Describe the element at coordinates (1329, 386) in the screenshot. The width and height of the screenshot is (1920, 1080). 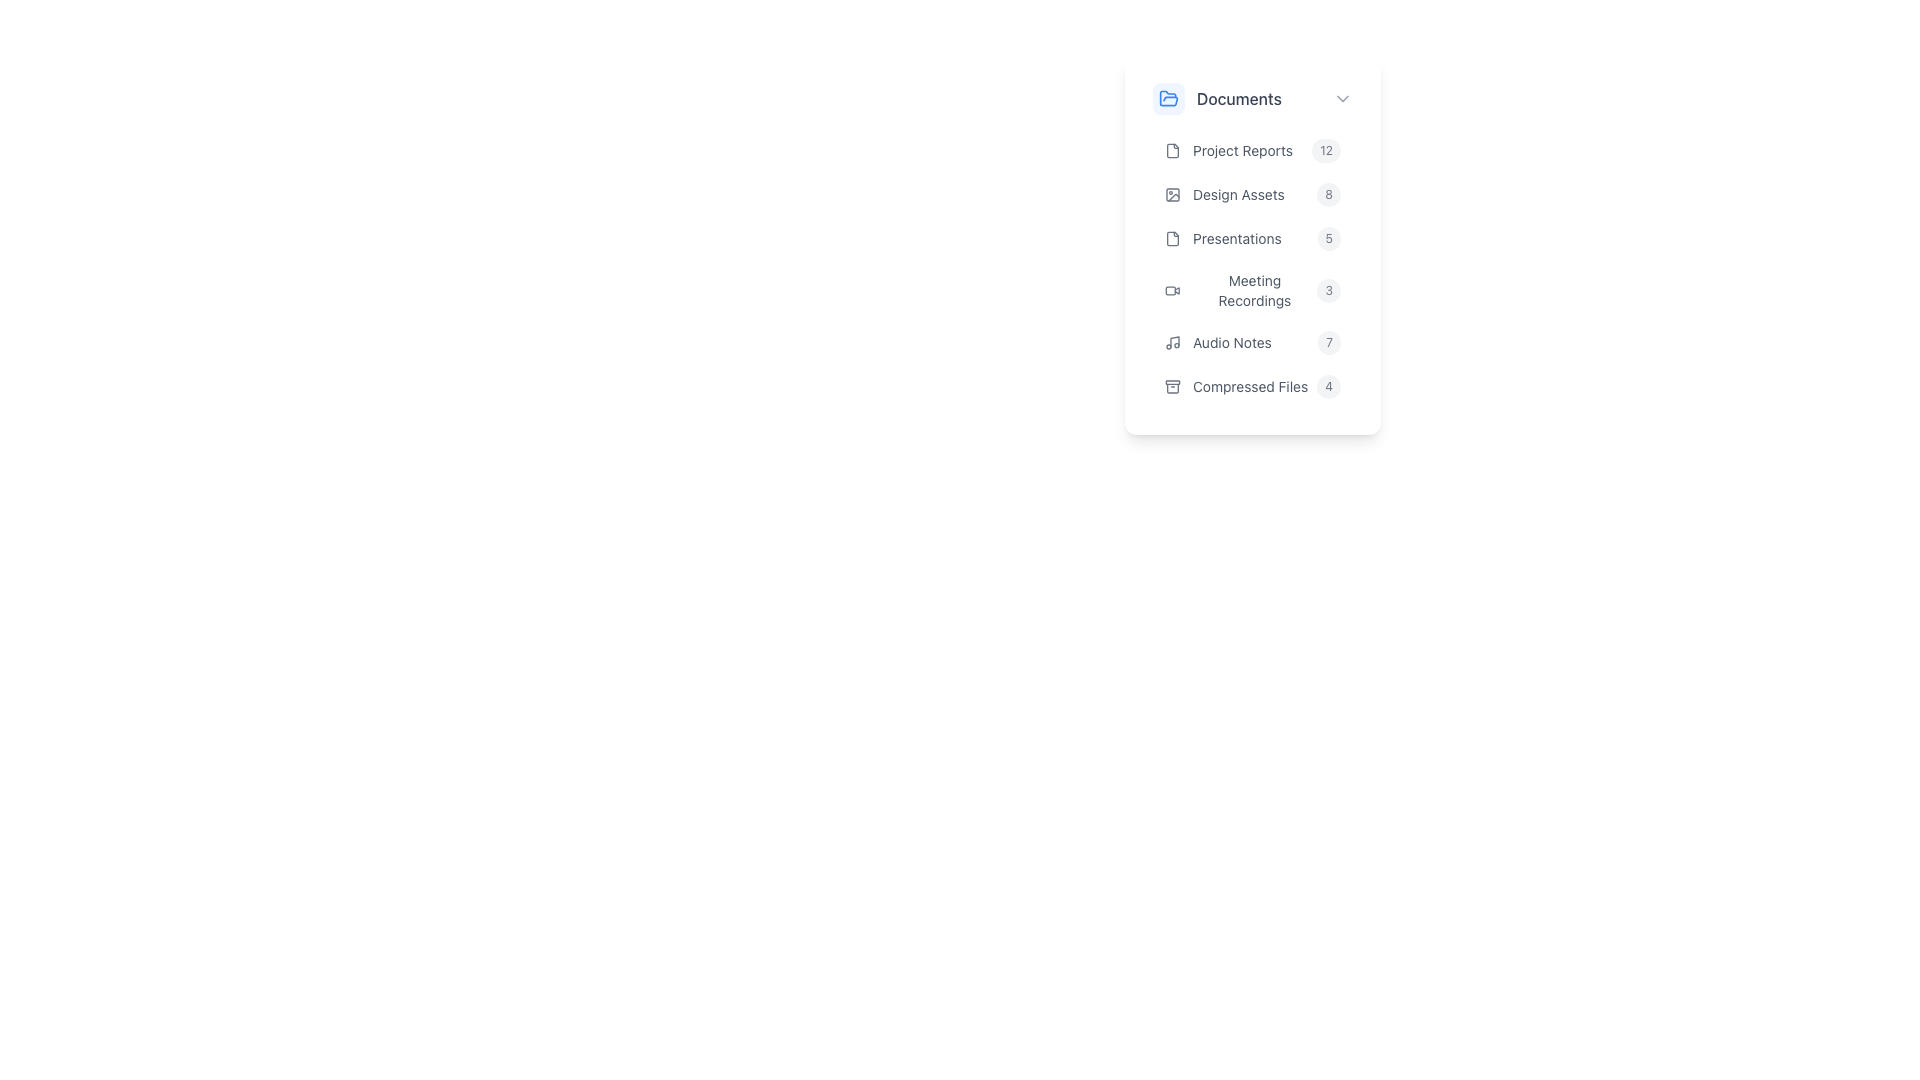
I see `the informational badge displaying the number '4' in gray text, which is located at the far right of the 'Compressed Files' row` at that location.